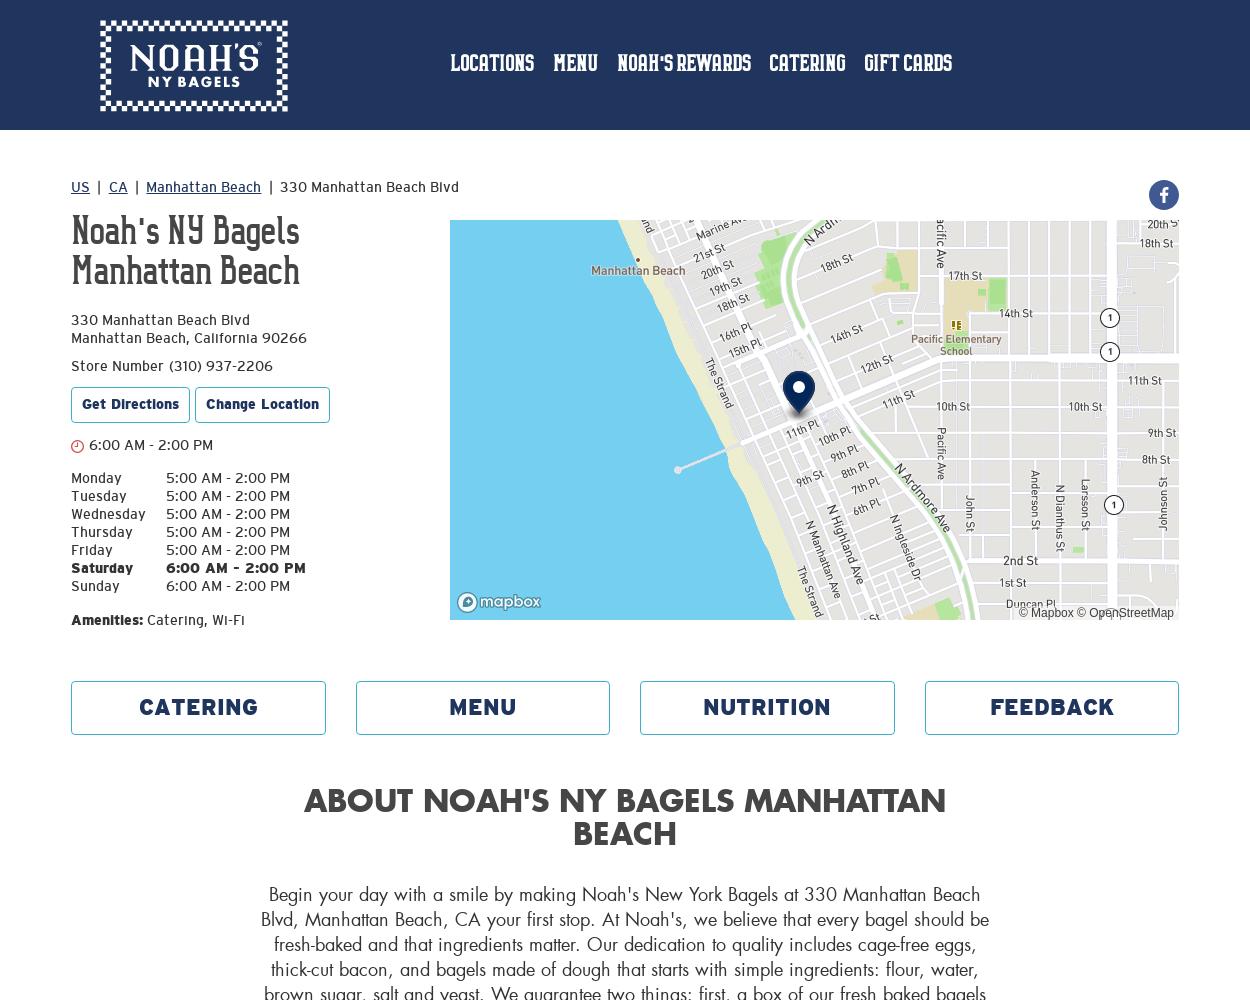 This screenshot has width=1250, height=1000. What do you see at coordinates (106, 619) in the screenshot?
I see `'Amenities:'` at bounding box center [106, 619].